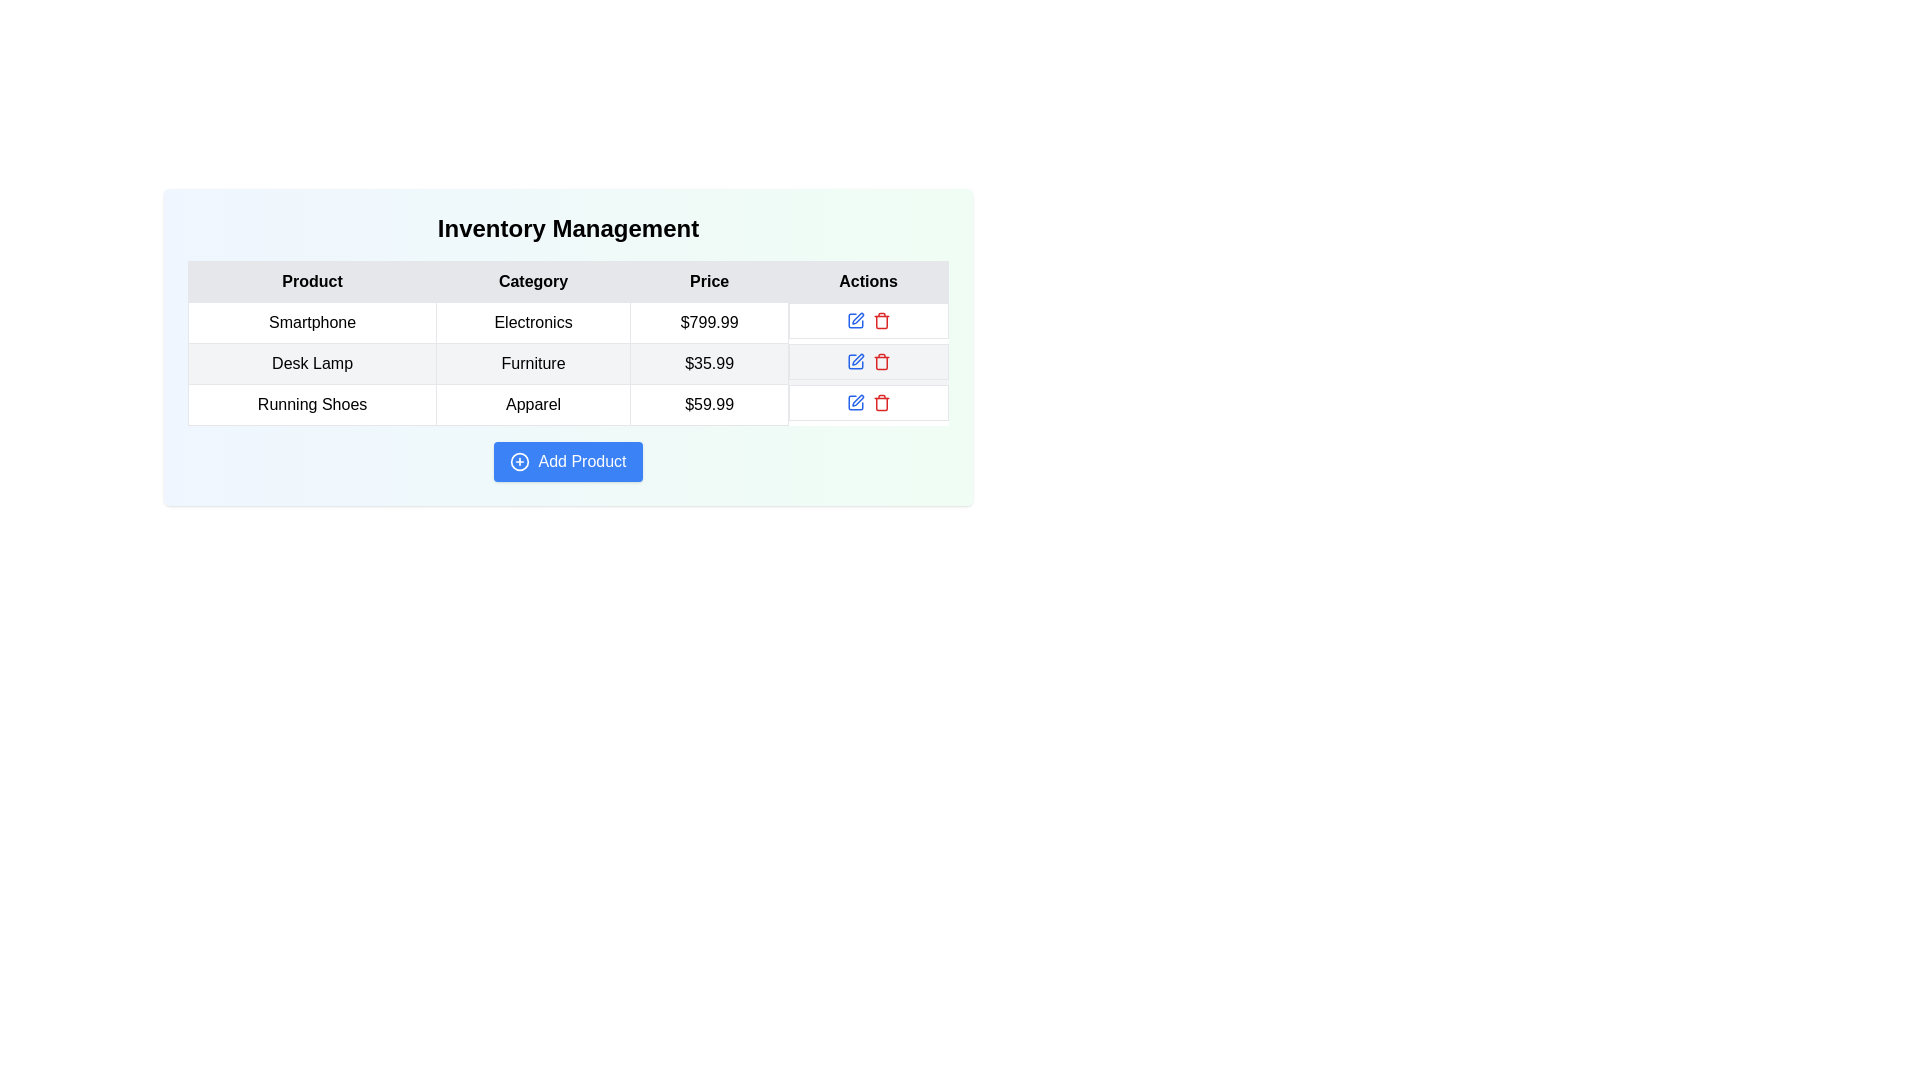  I want to click on the delete icon in the Actions column of the last row for the product 'Running Shoes' in the 'Inventory Management' table to initiate deletion, so click(868, 402).